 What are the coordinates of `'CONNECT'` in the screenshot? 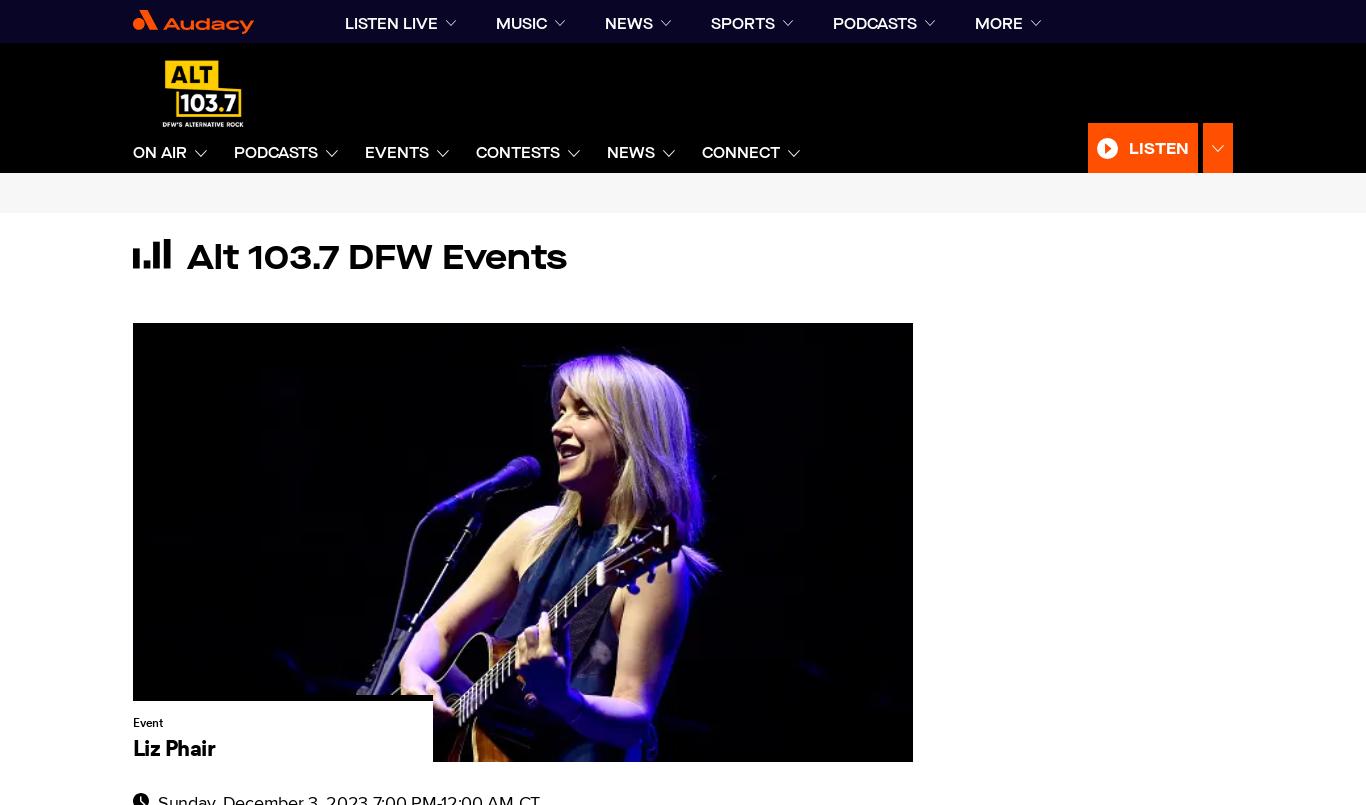 It's located at (741, 153).